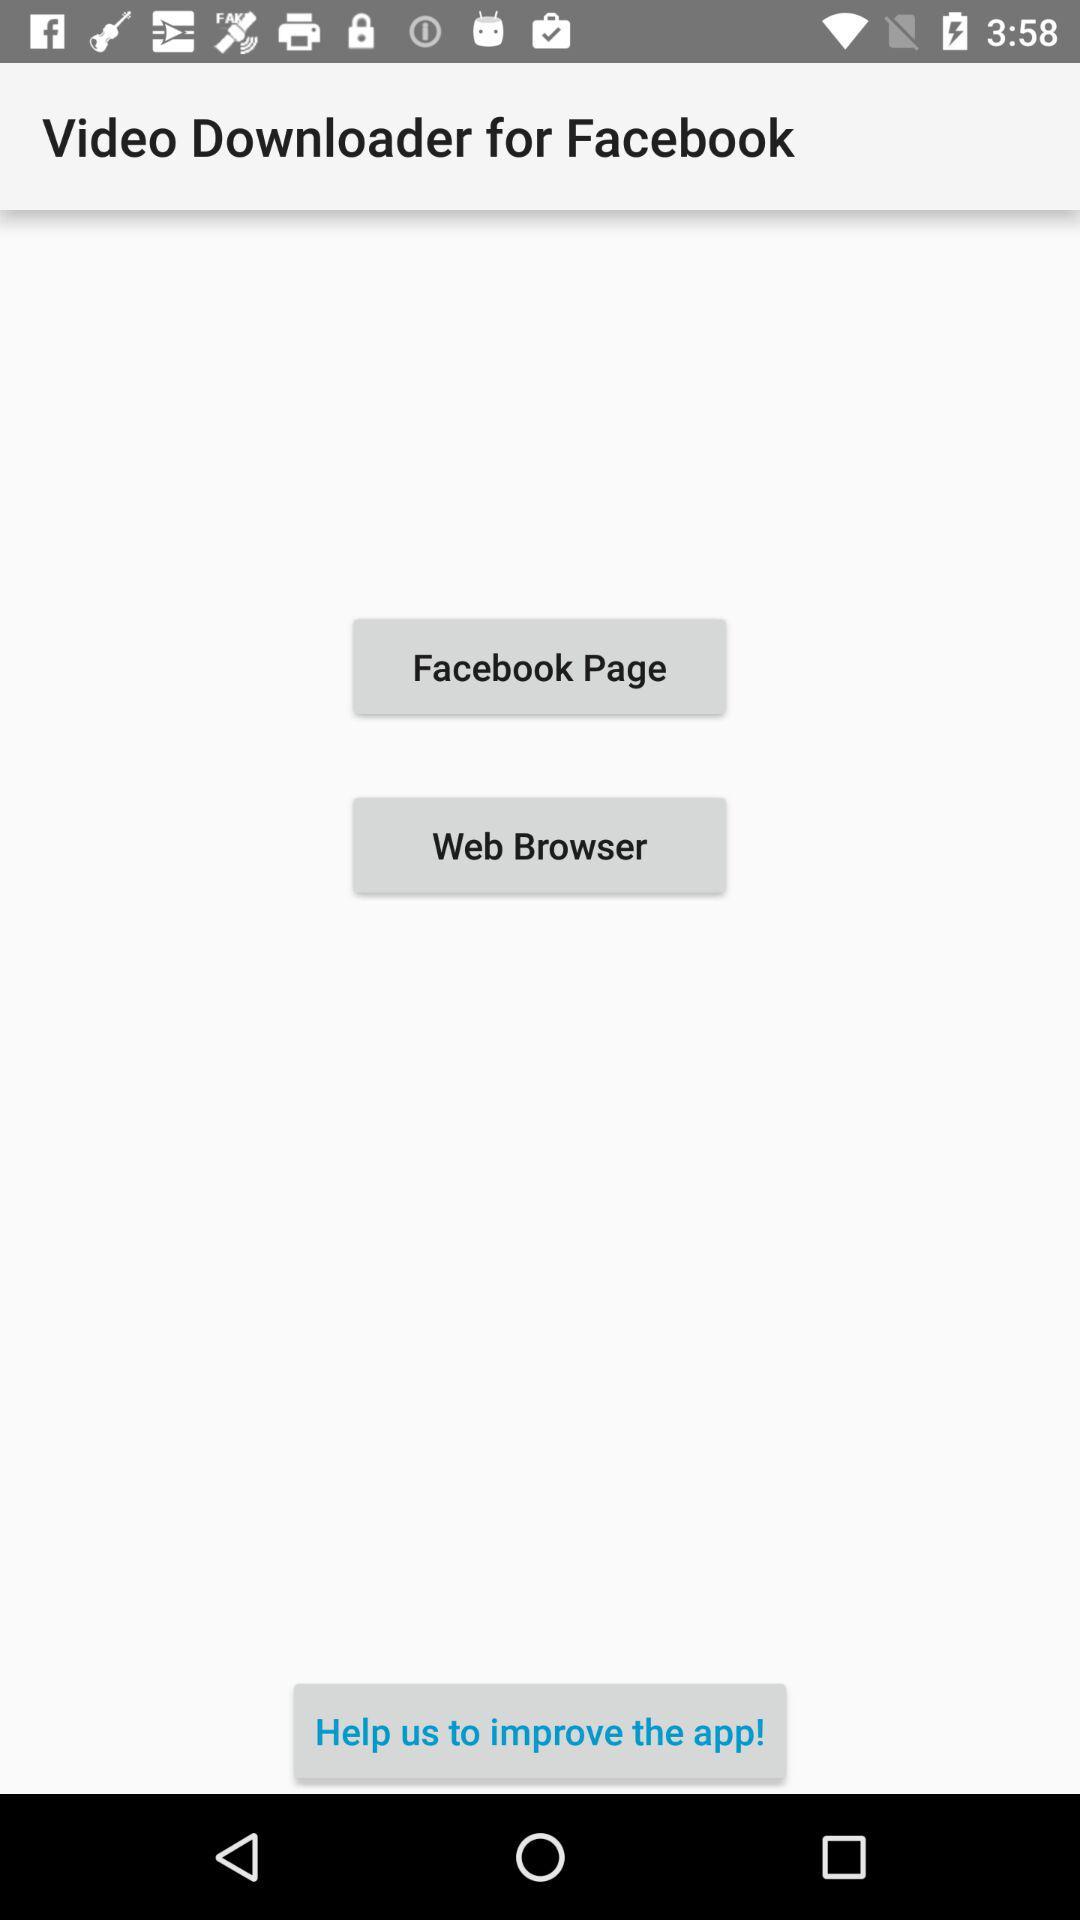 The width and height of the screenshot is (1080, 1920). I want to click on the icon below the web browser, so click(540, 1730).